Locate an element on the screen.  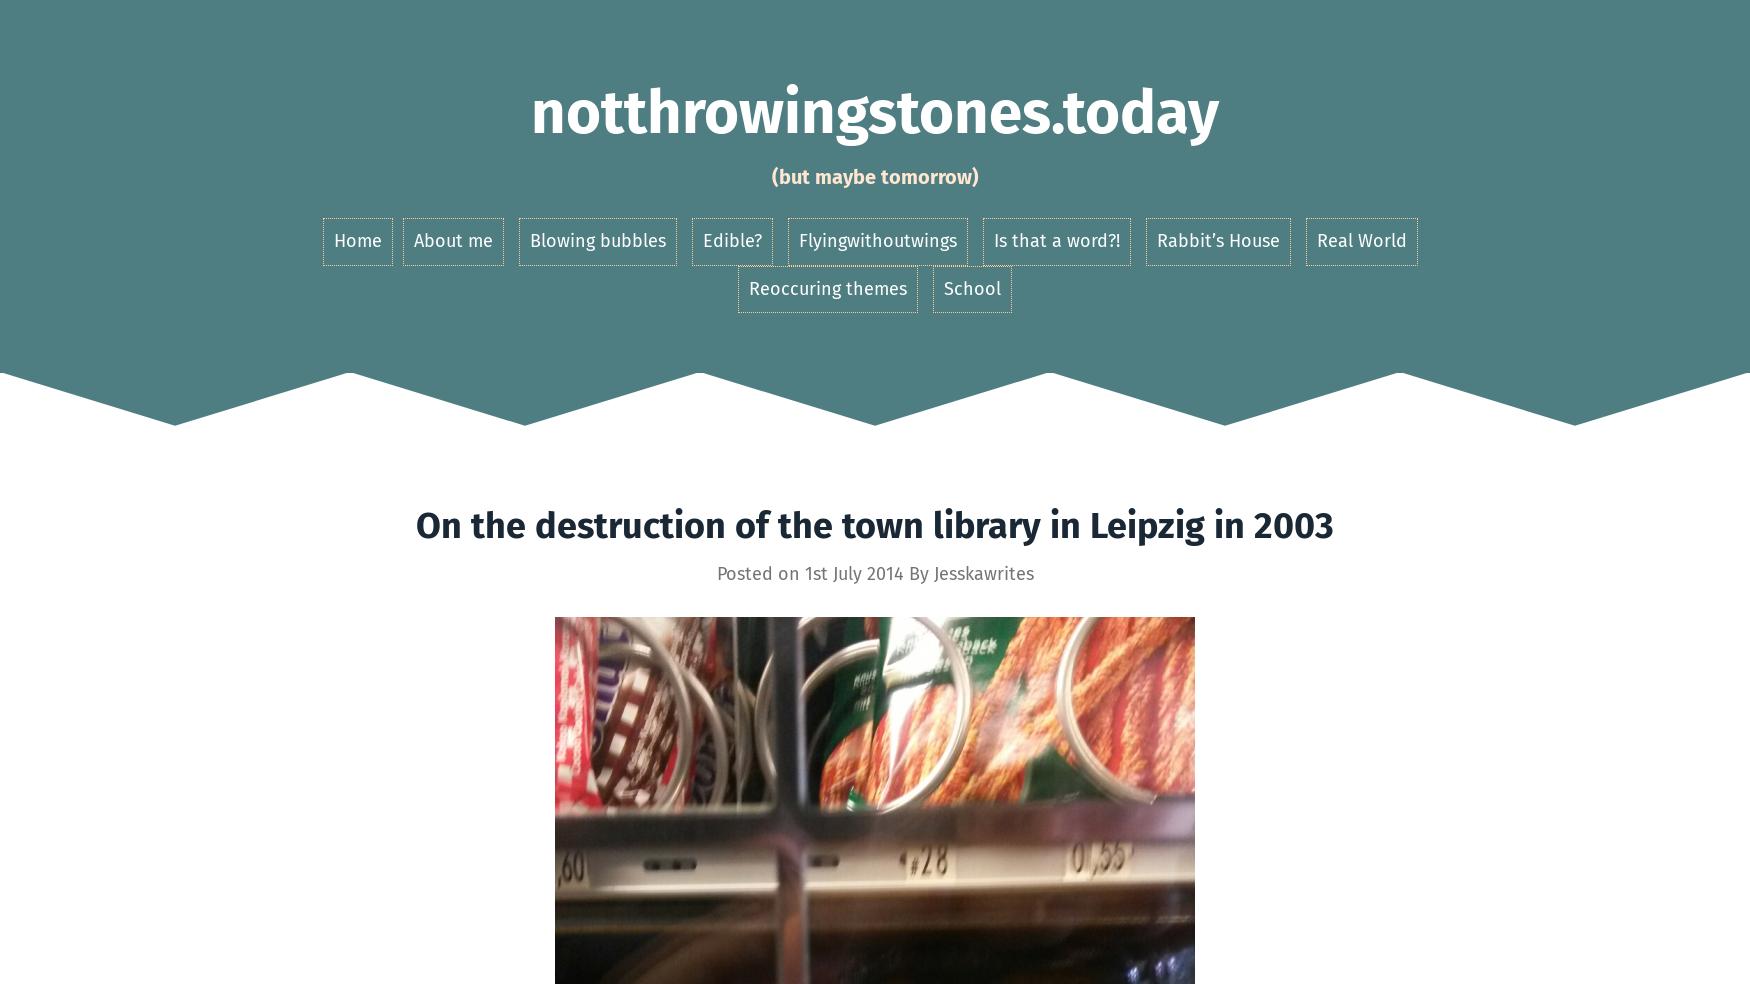
'Edible?' is located at coordinates (731, 240).